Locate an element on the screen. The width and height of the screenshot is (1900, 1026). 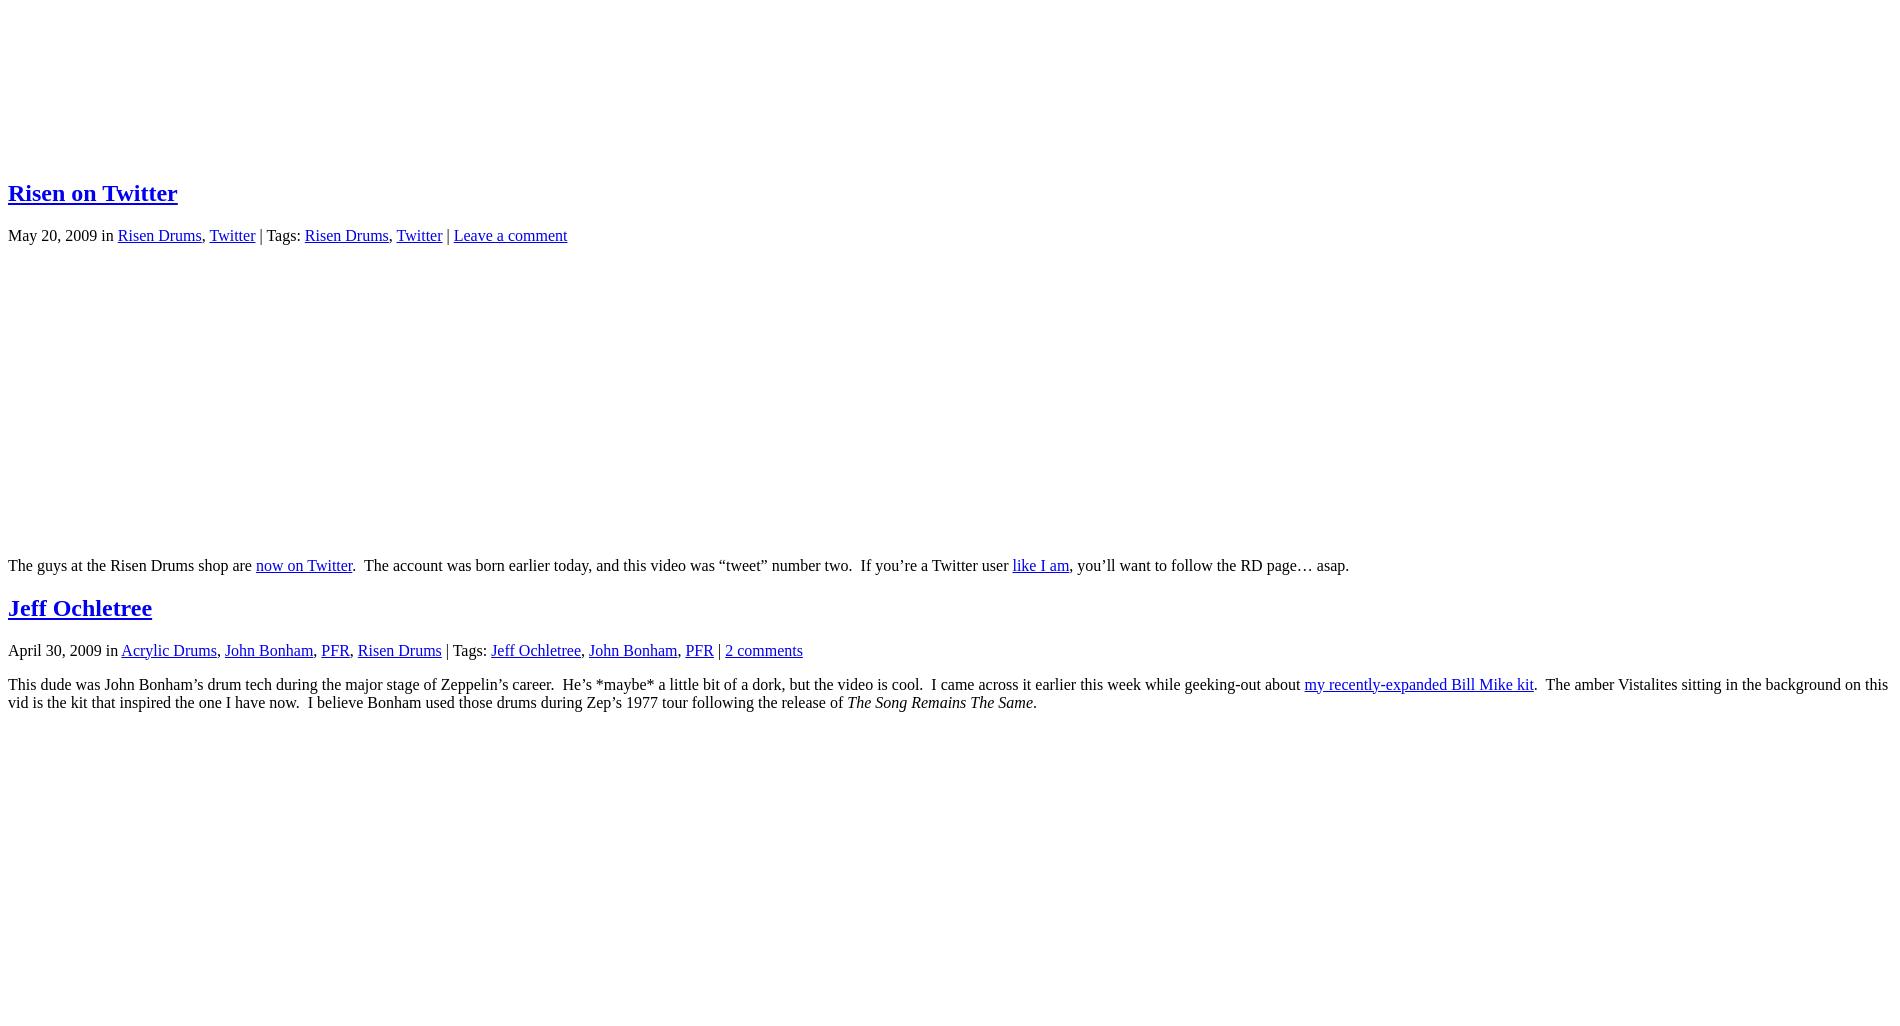
'May 20, 2009 in' is located at coordinates (62, 234).